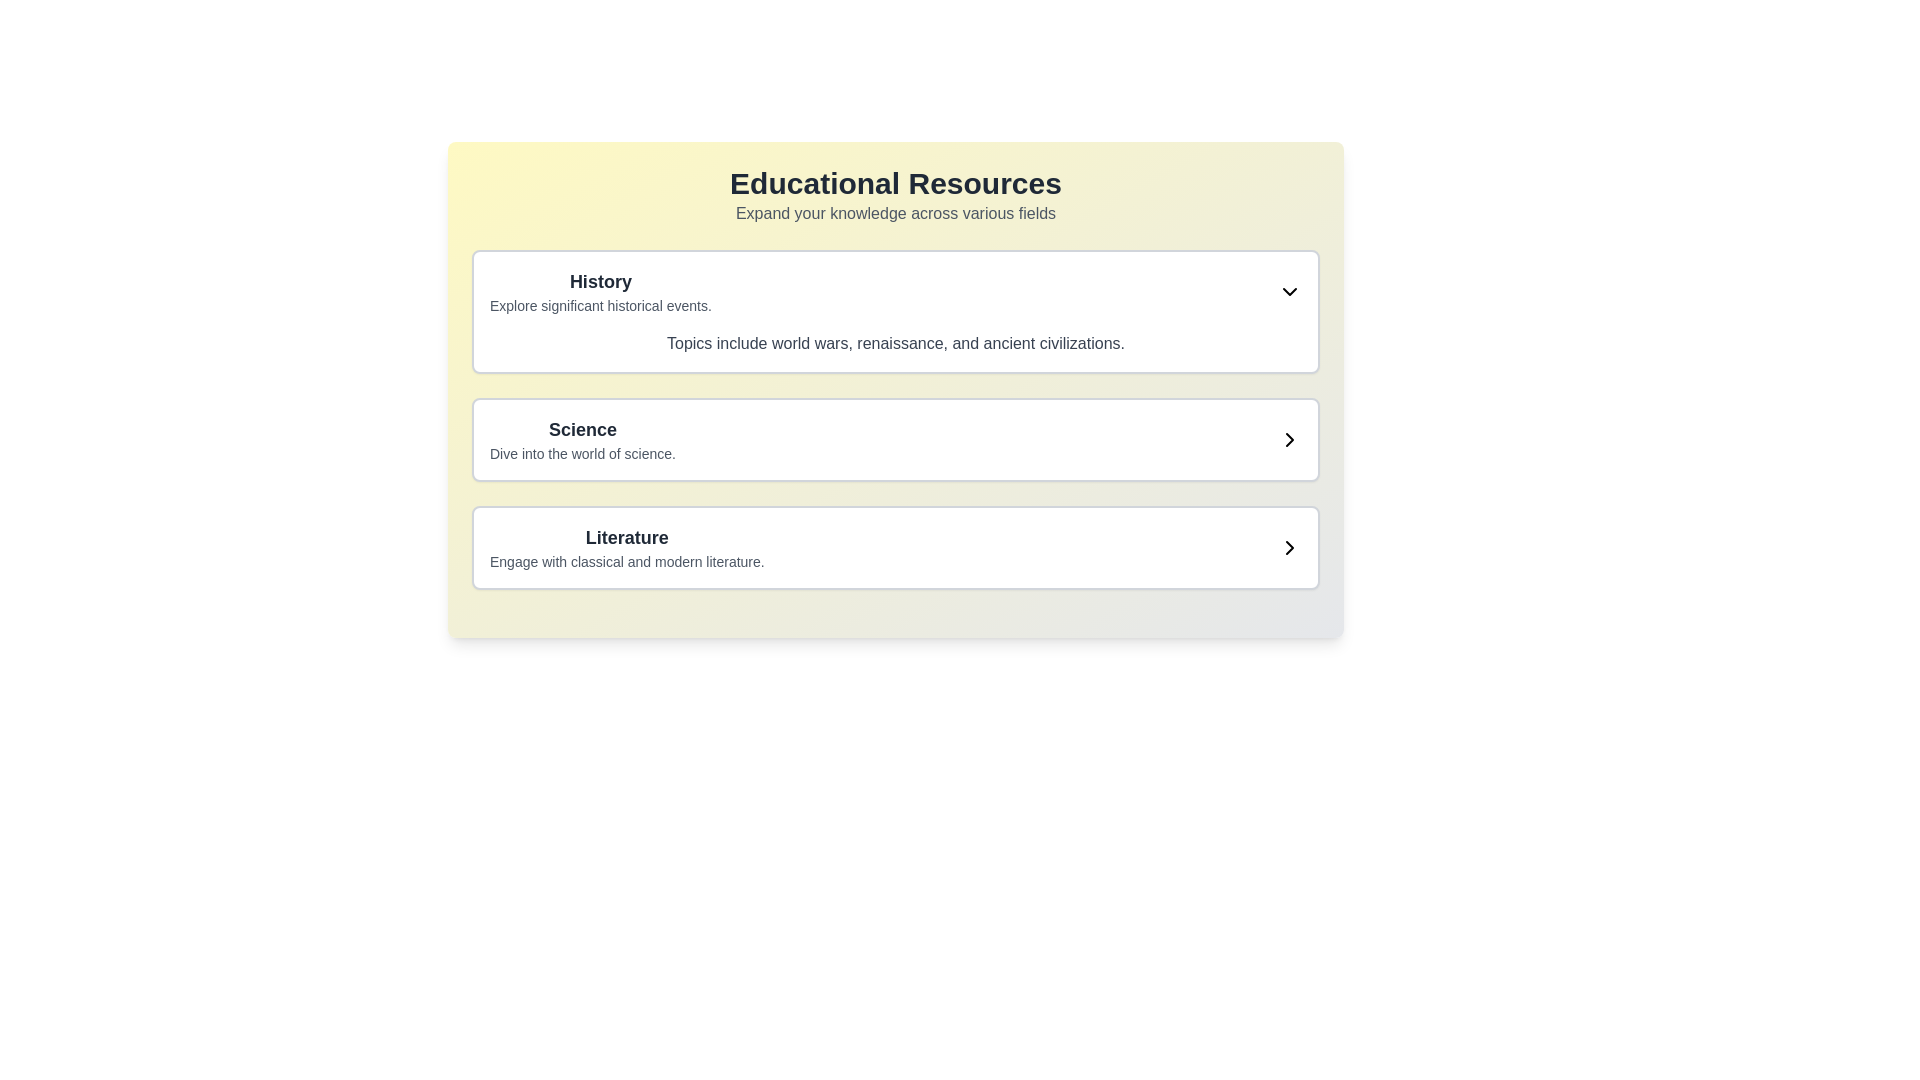 The height and width of the screenshot is (1080, 1920). What do you see at coordinates (1290, 547) in the screenshot?
I see `the Chevron (Right Arrow Icon) located to the far right of the 'Literature' list item in the vertical list` at bounding box center [1290, 547].